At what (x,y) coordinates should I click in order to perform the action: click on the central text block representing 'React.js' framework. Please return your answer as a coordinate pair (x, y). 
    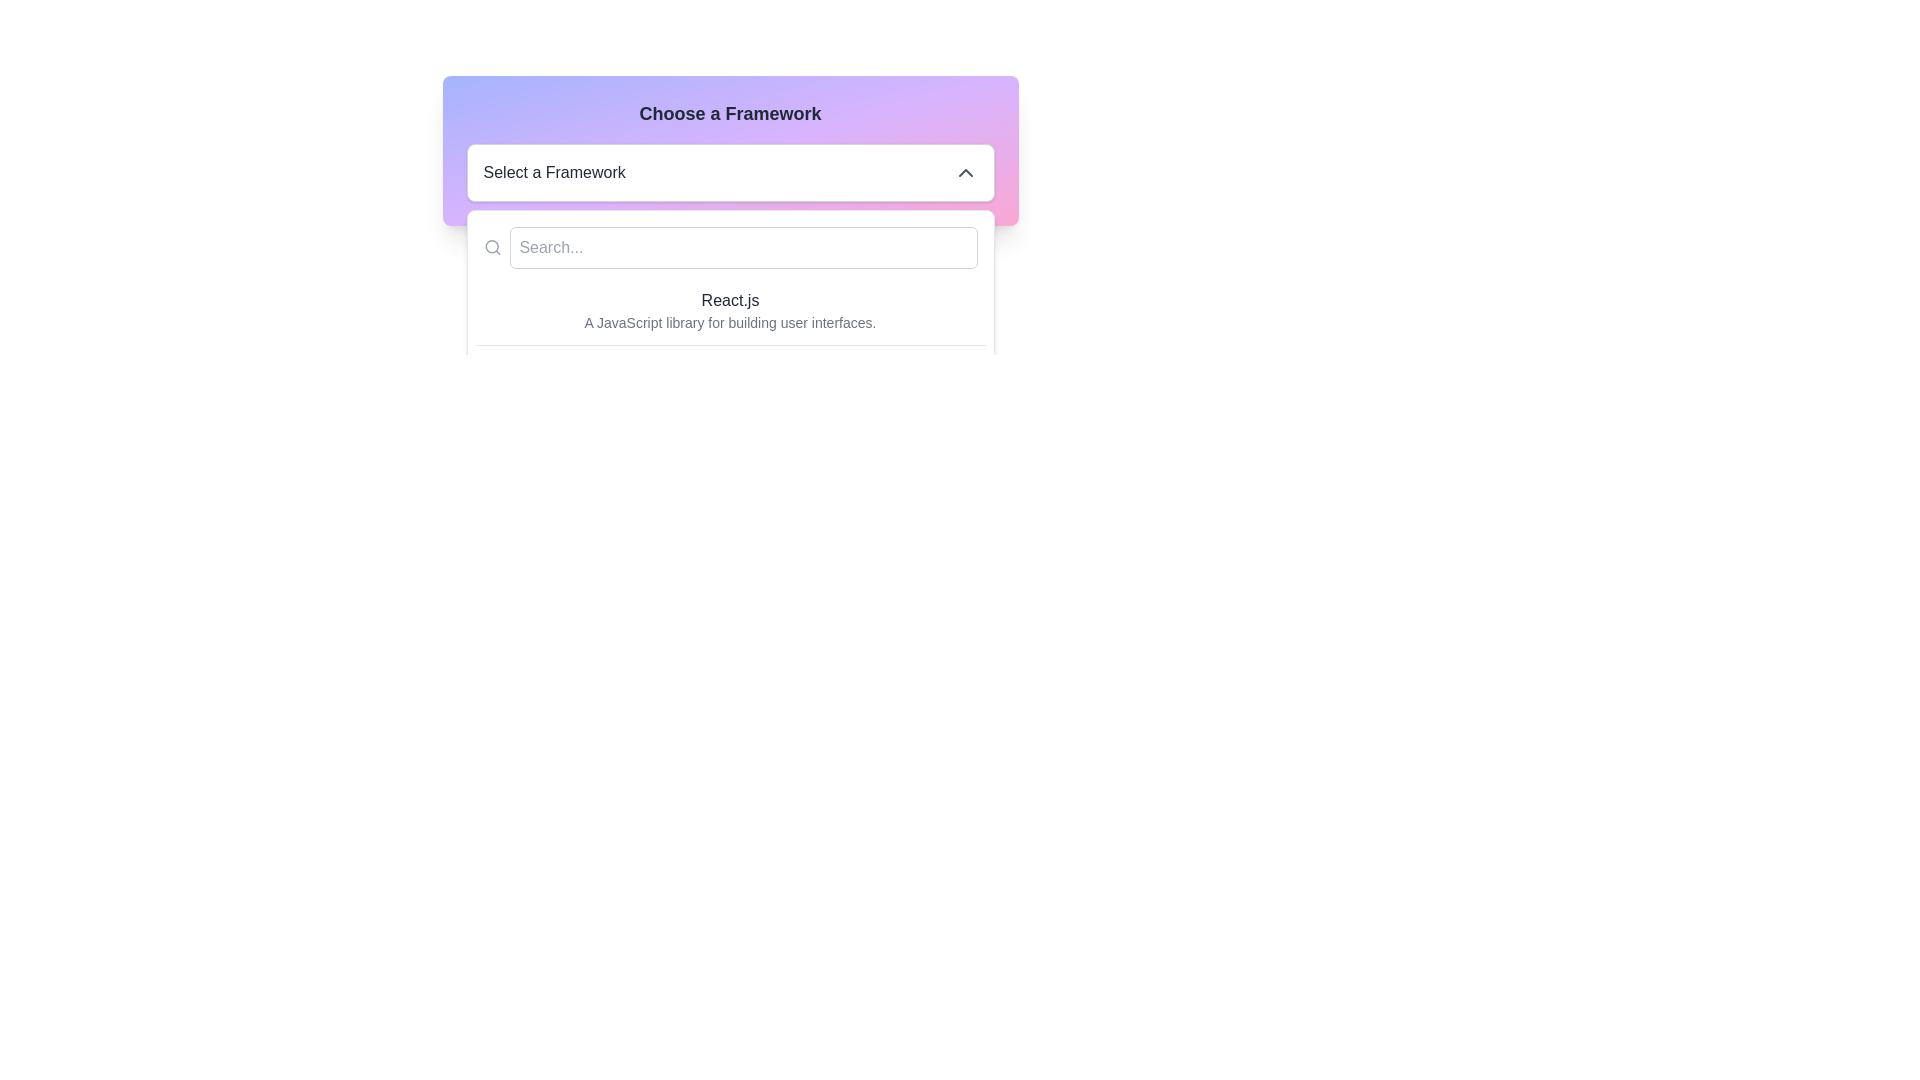
    Looking at the image, I should click on (729, 311).